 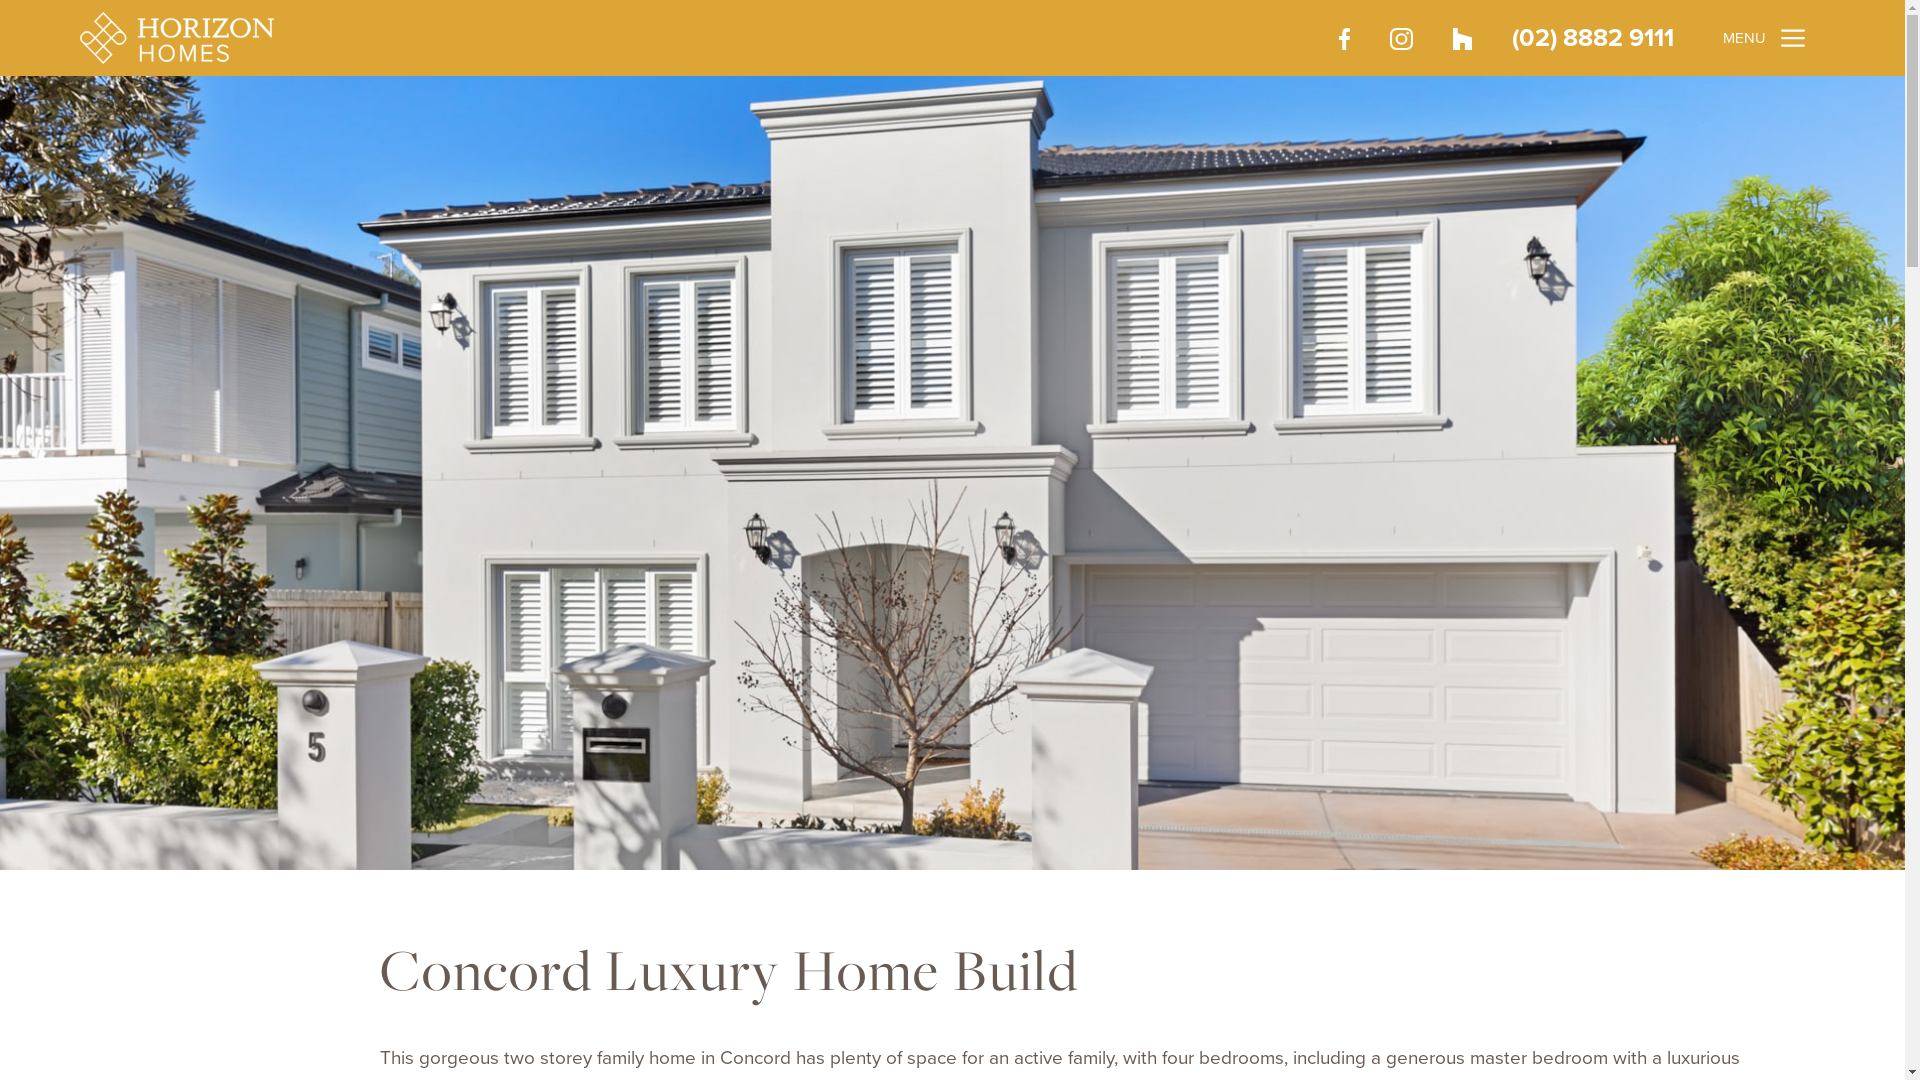 What do you see at coordinates (1592, 38) in the screenshot?
I see `'(02) 8882 9111'` at bounding box center [1592, 38].